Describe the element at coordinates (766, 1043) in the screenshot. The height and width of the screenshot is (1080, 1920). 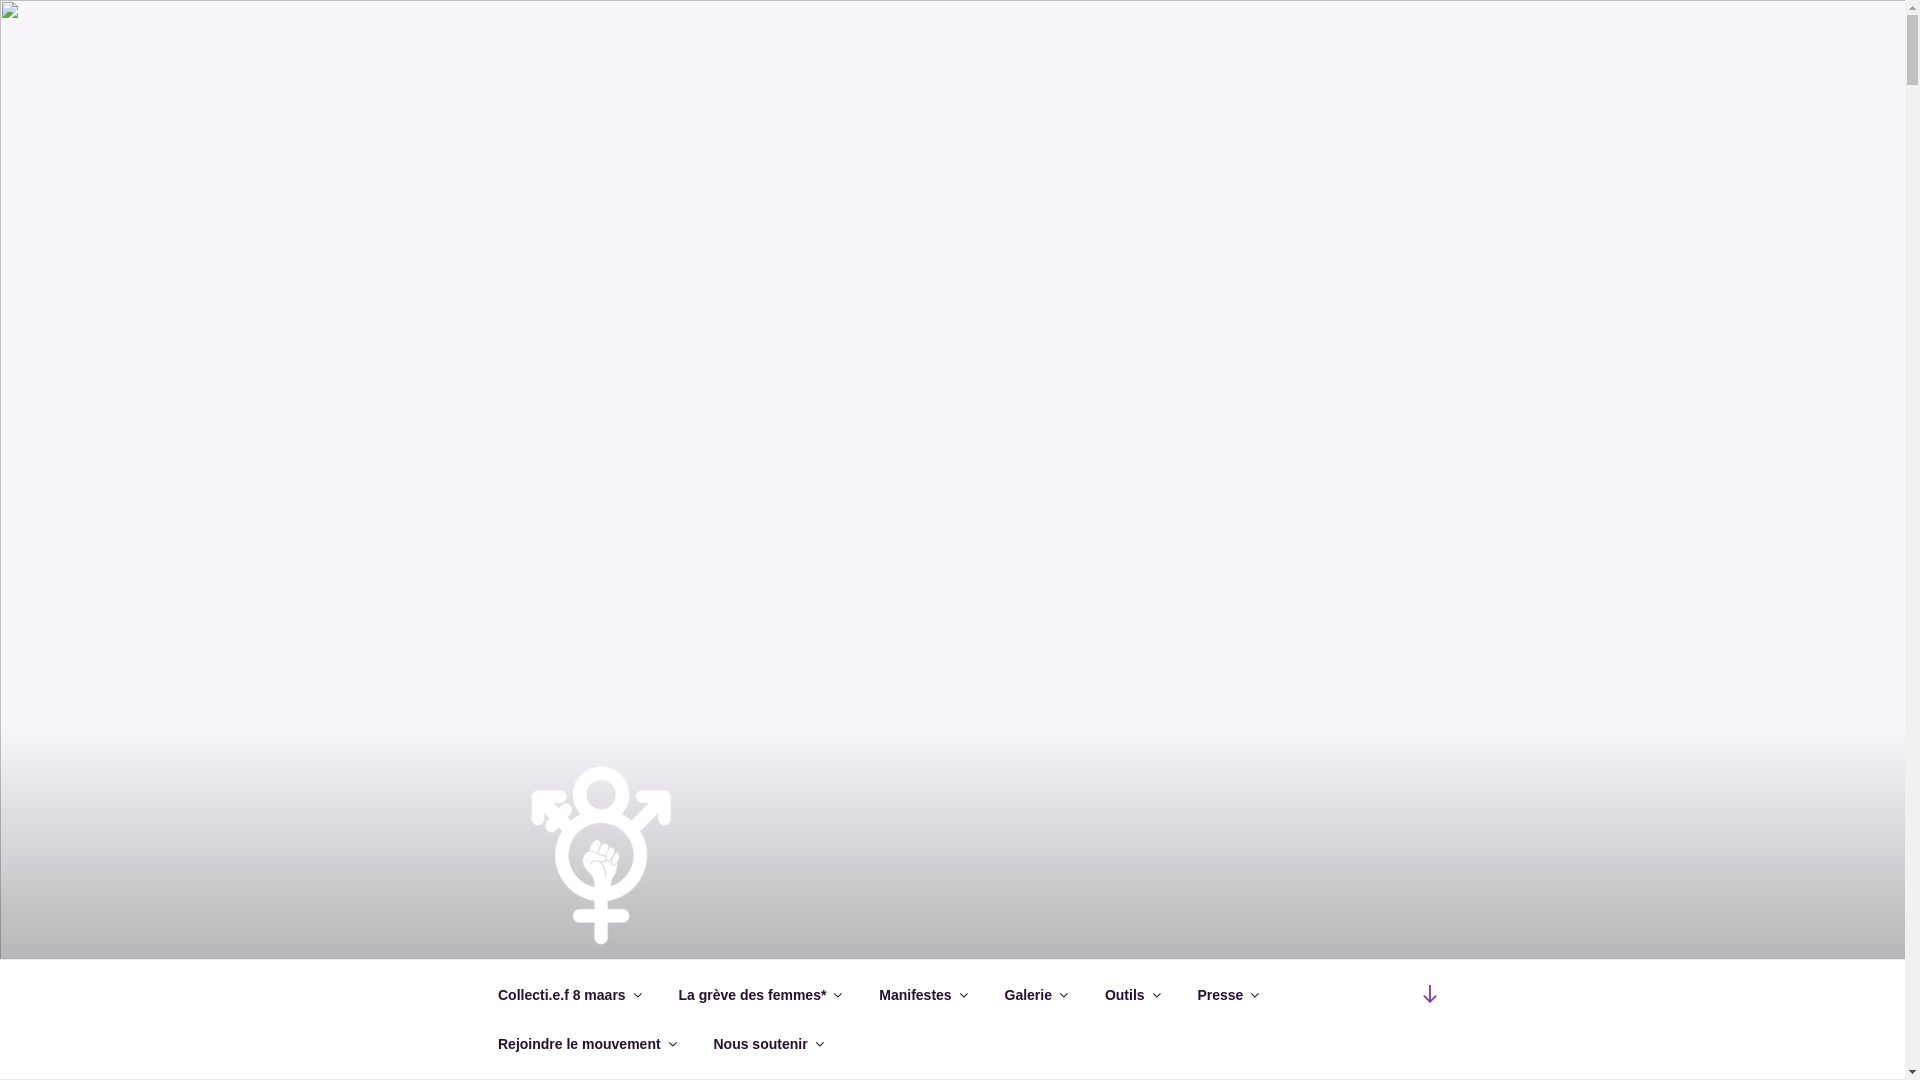
I see `'Nous soutenir'` at that location.